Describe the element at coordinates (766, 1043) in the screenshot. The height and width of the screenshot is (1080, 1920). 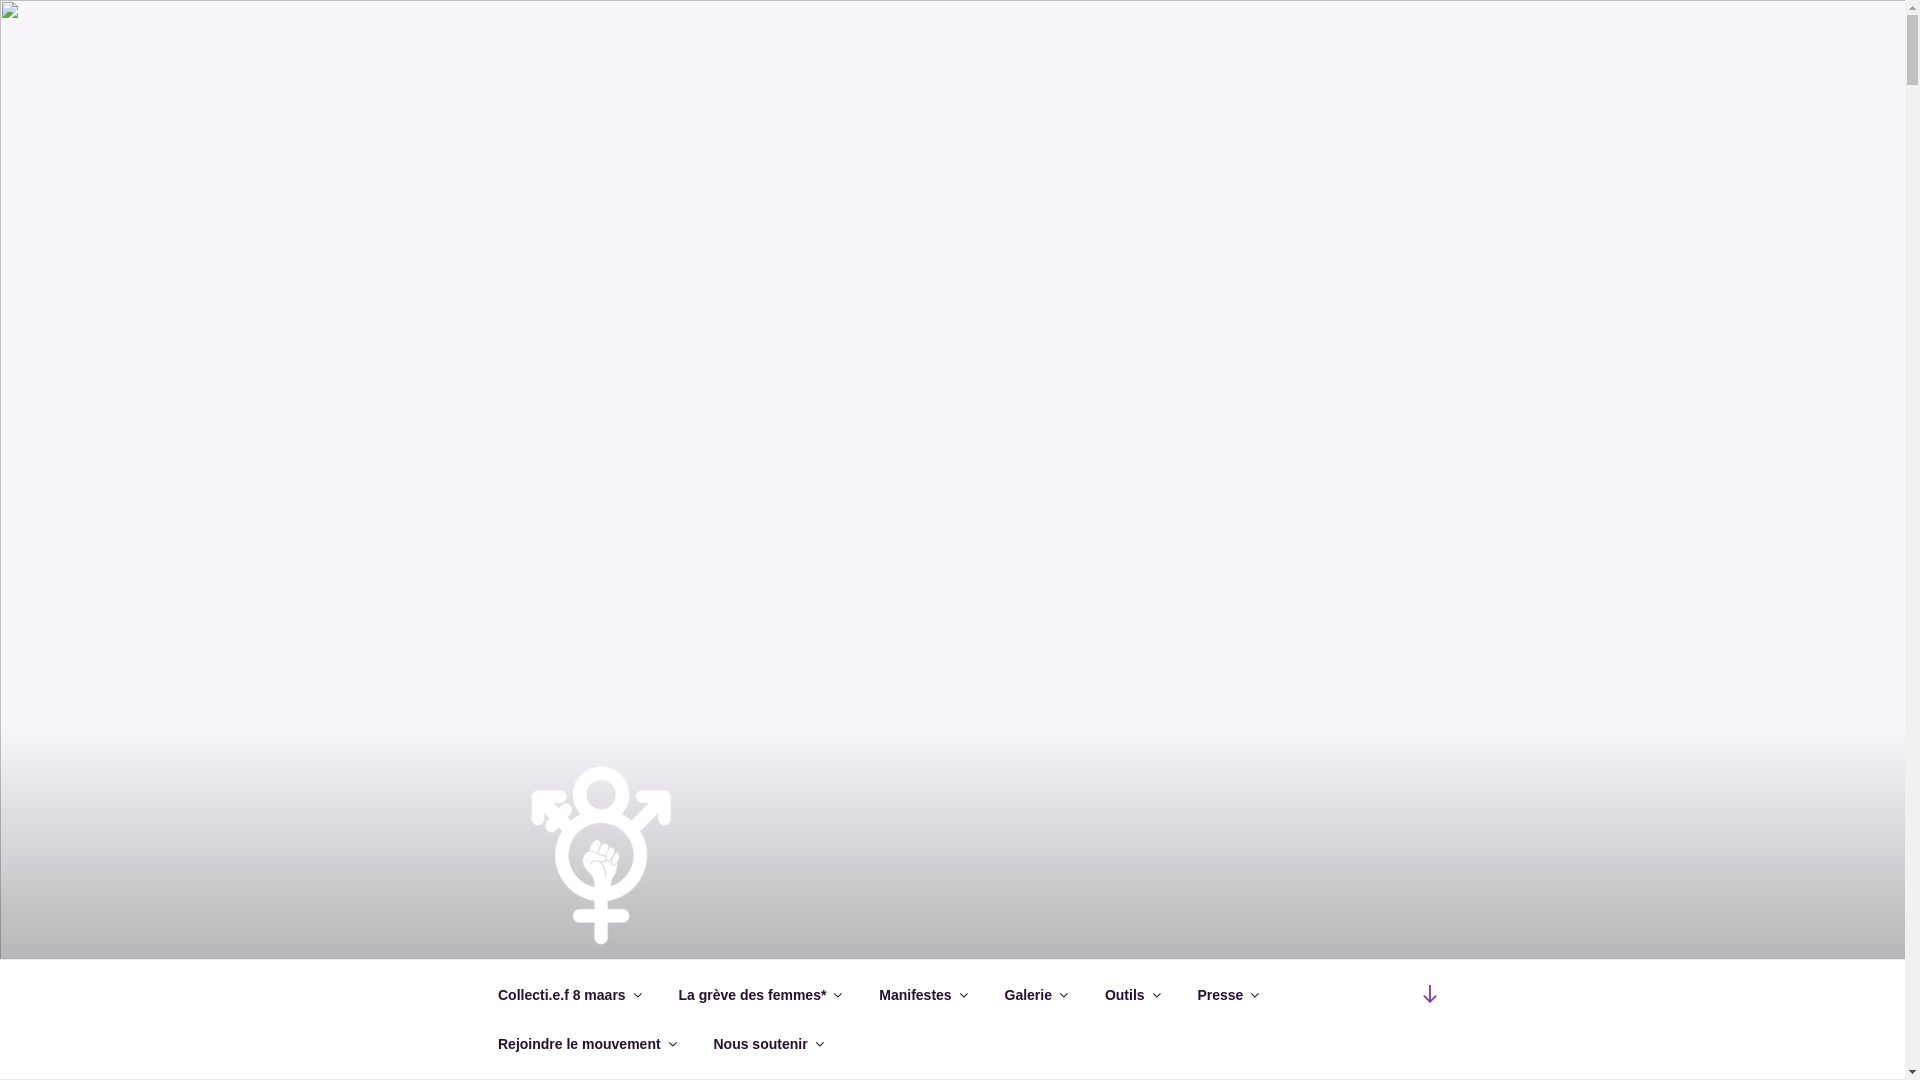
I see `'Nous soutenir'` at that location.